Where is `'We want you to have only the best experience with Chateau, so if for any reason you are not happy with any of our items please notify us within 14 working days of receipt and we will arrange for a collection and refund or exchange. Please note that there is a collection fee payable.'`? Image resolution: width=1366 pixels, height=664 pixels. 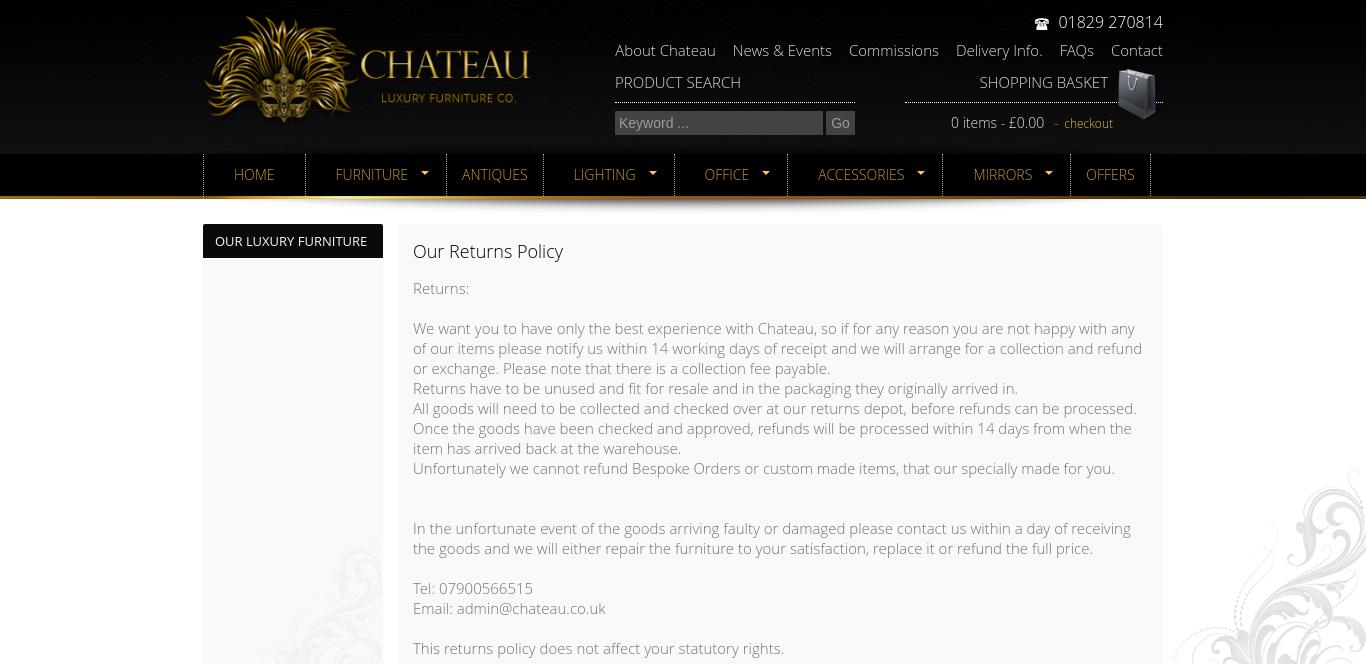
'We want you to have only the best experience with Chateau, so if for any reason you are not happy with any of our items please notify us within 14 working days of receipt and we will arrange for a collection and refund or exchange. Please note that there is a collection fee payable.' is located at coordinates (777, 348).